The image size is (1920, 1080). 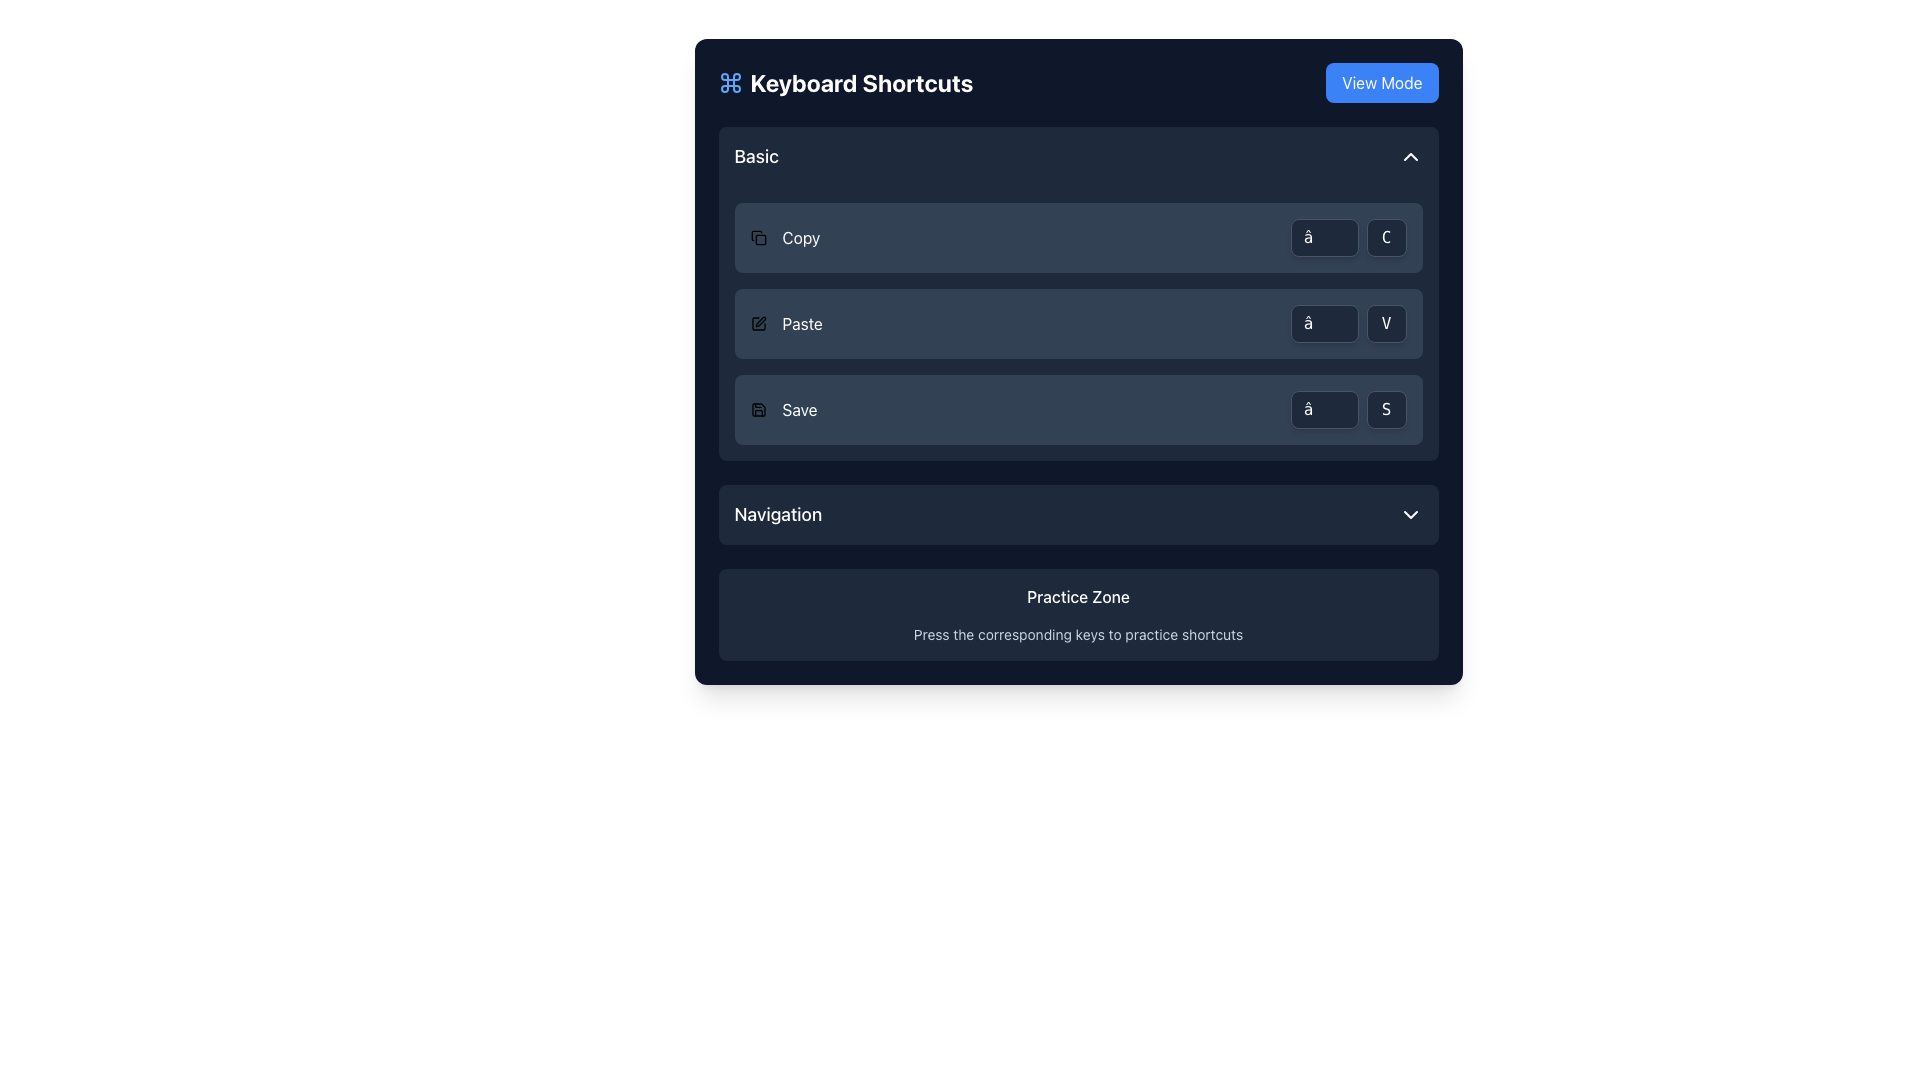 What do you see at coordinates (757, 323) in the screenshot?
I see `the 'Paste' action icon, which is located to the left of the label 'Paste' in the keyboard shortcuts list` at bounding box center [757, 323].